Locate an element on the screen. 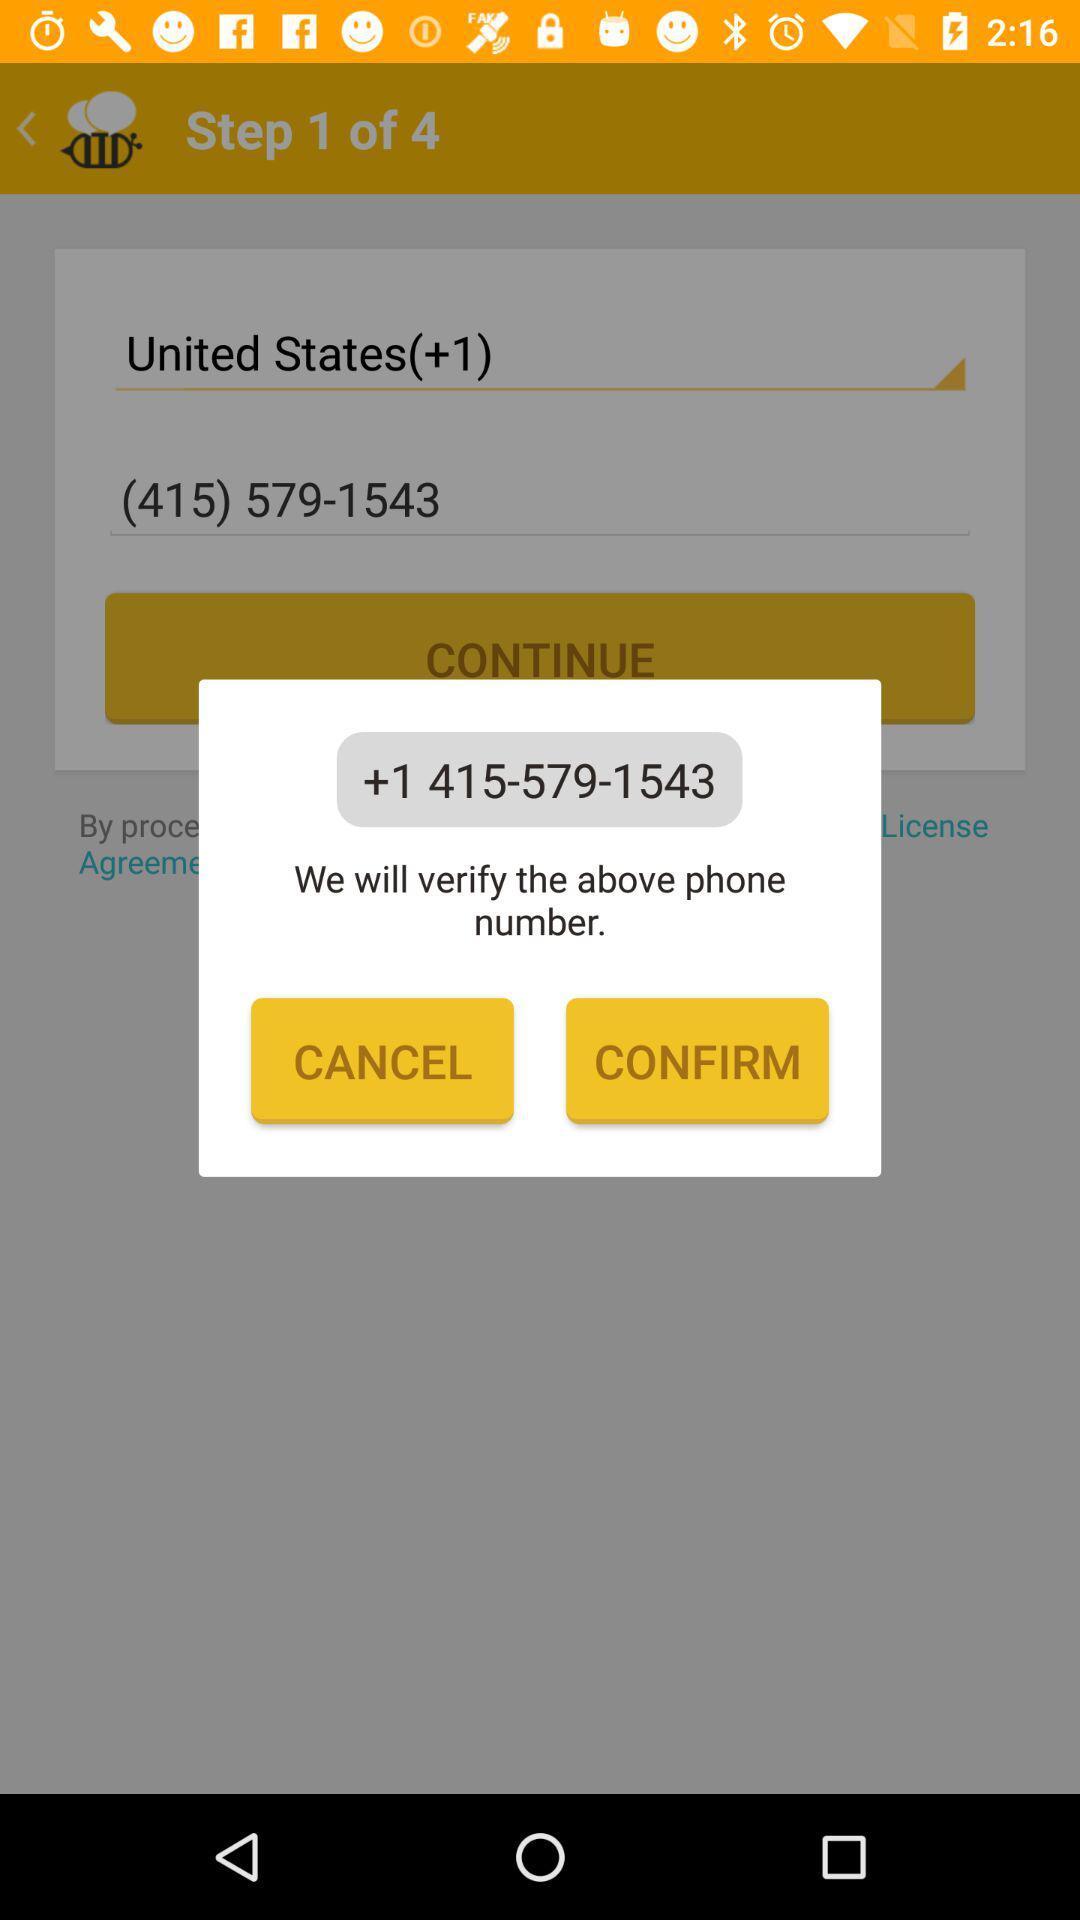  icon next to the confirm item is located at coordinates (382, 1060).